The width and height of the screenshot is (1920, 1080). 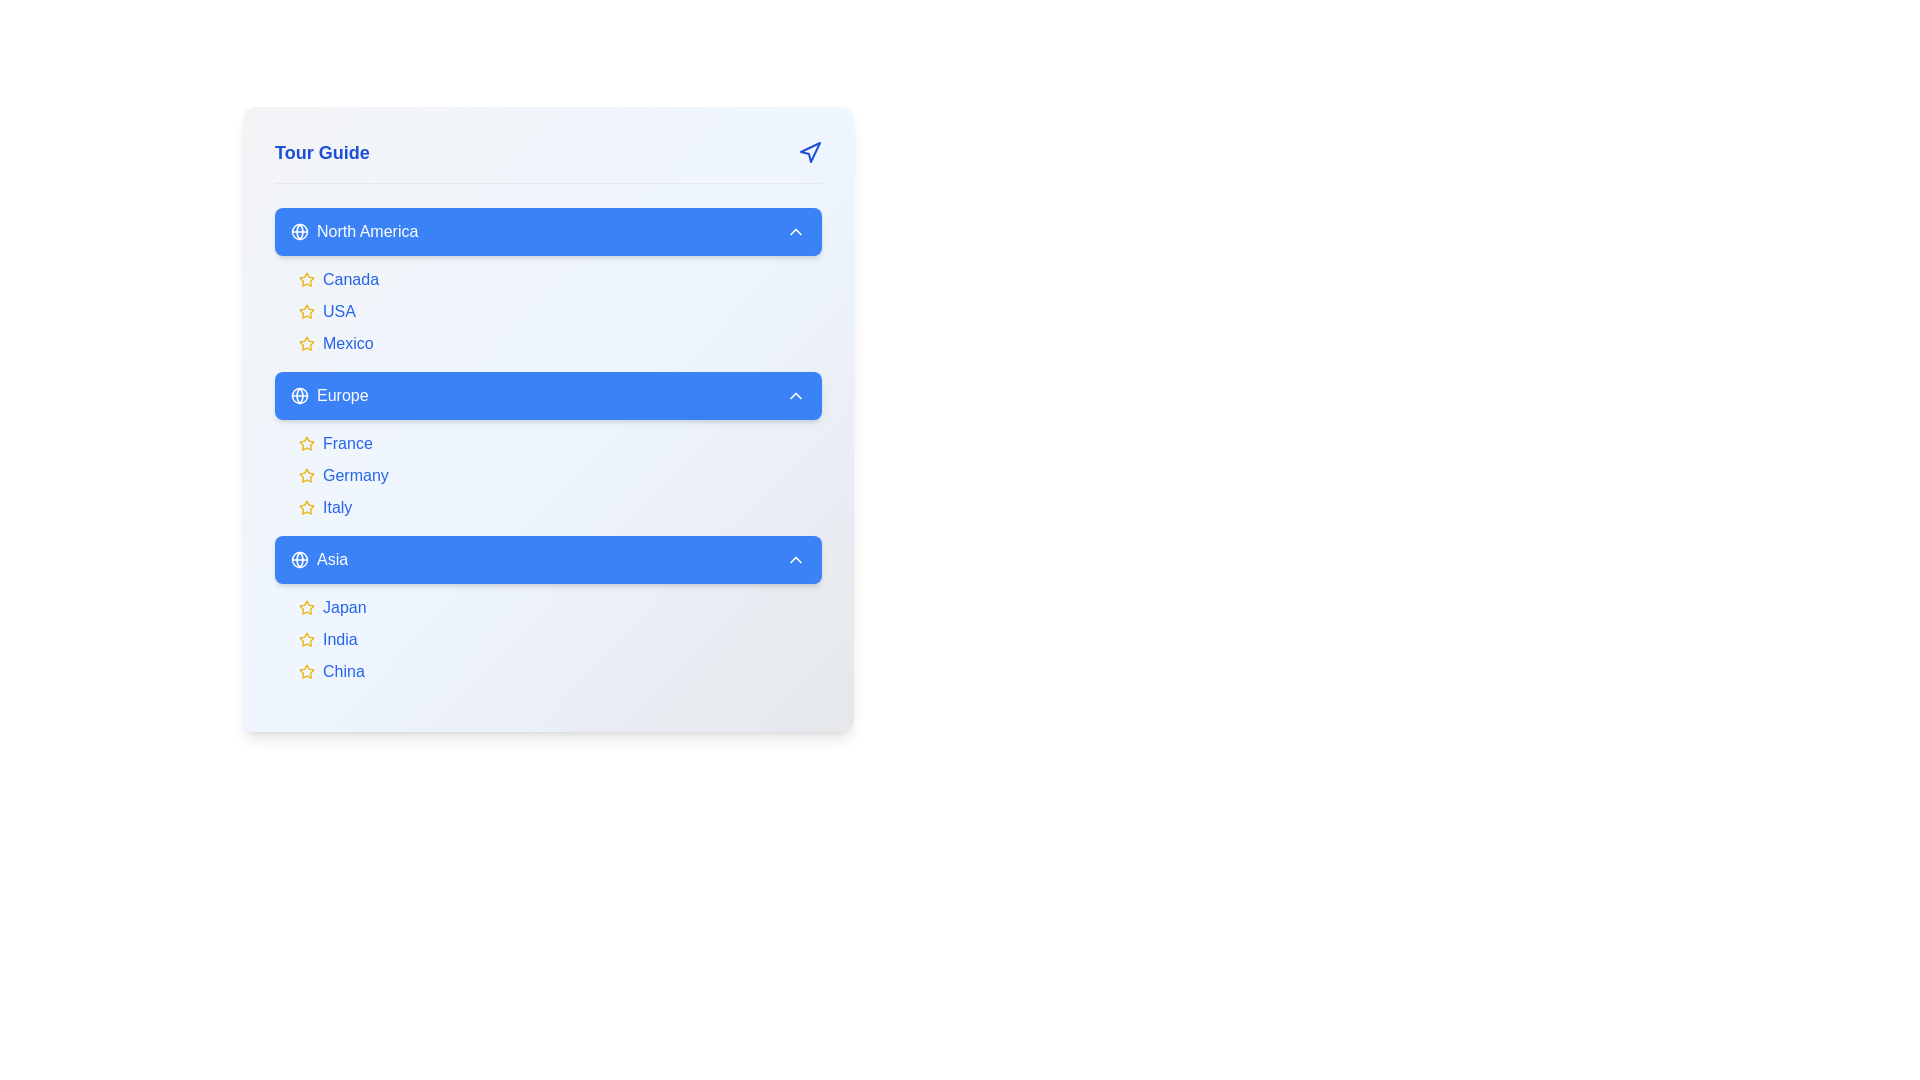 What do you see at coordinates (560, 442) in the screenshot?
I see `the yellow star icon of the list entry for France, which is the first item under the Europe category` at bounding box center [560, 442].